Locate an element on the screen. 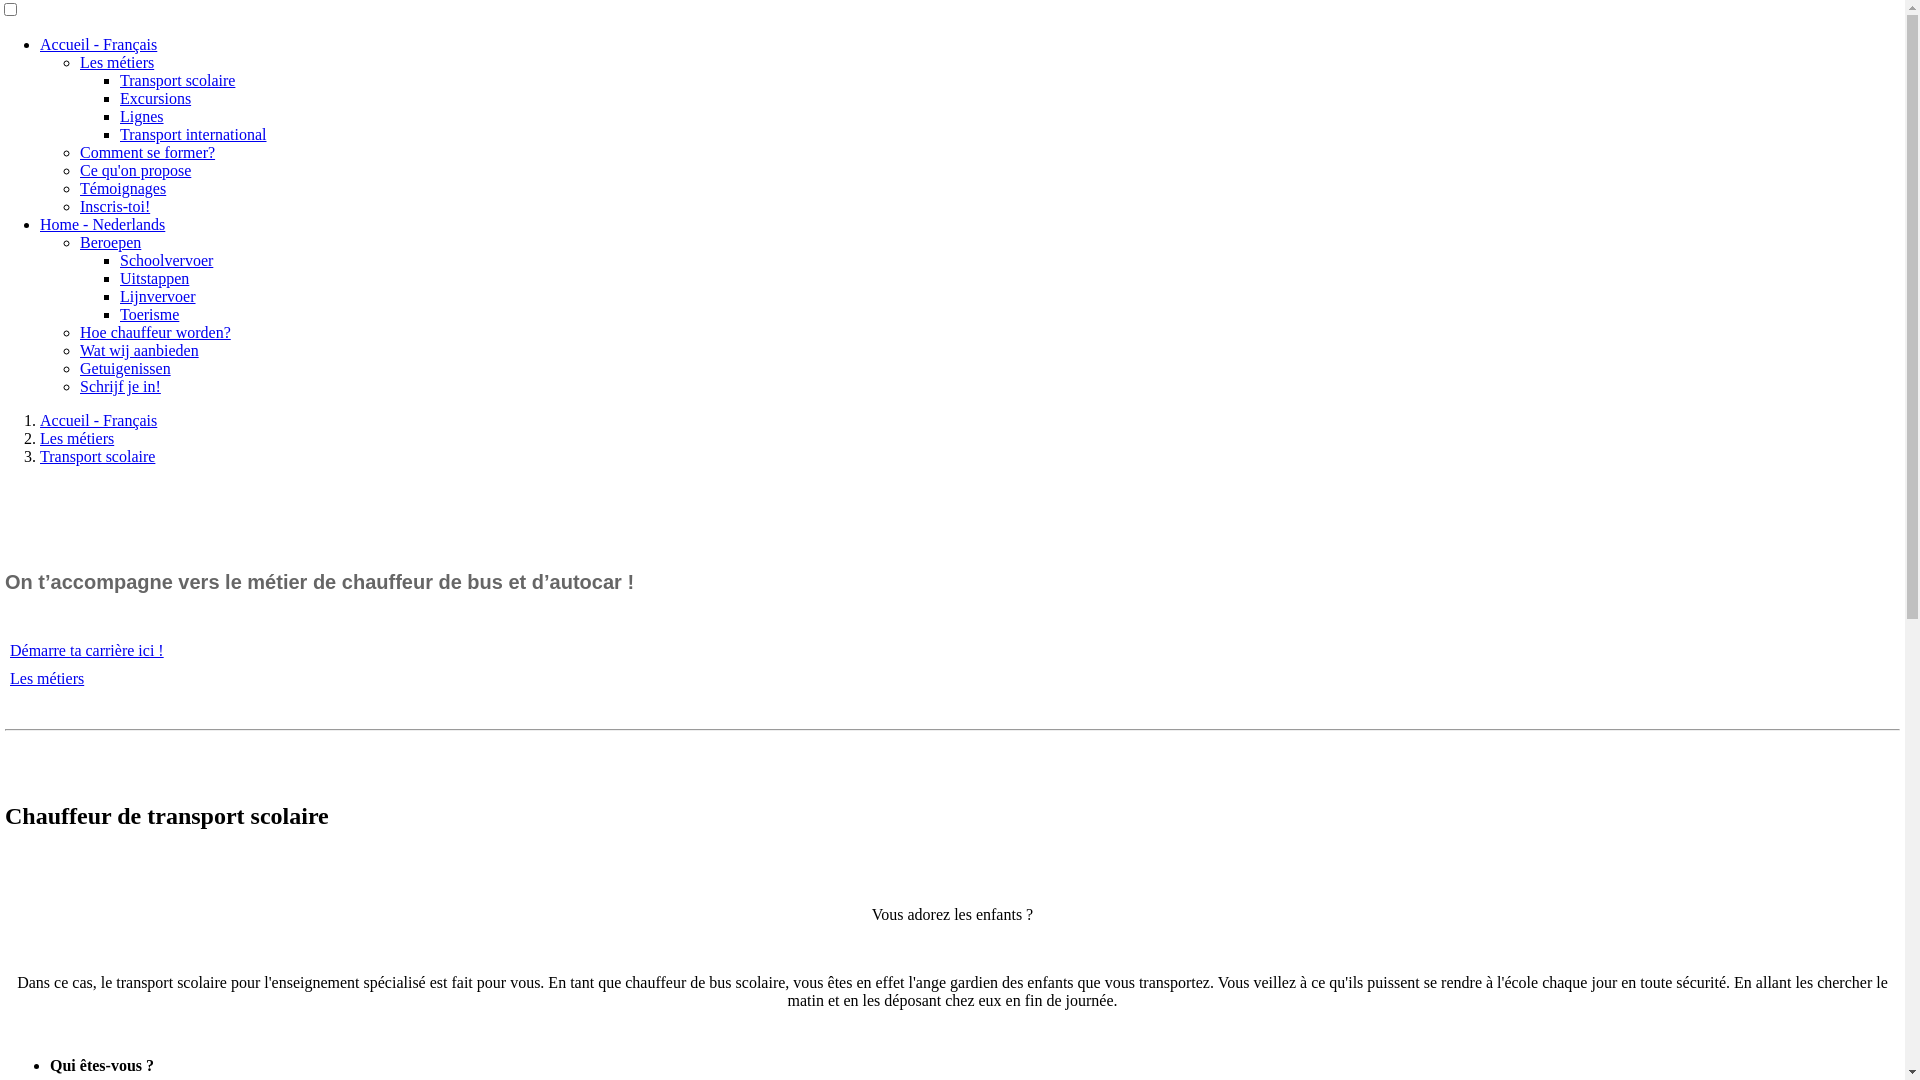 This screenshot has height=1080, width=1920. 'Ce qu'on propose' is located at coordinates (134, 169).